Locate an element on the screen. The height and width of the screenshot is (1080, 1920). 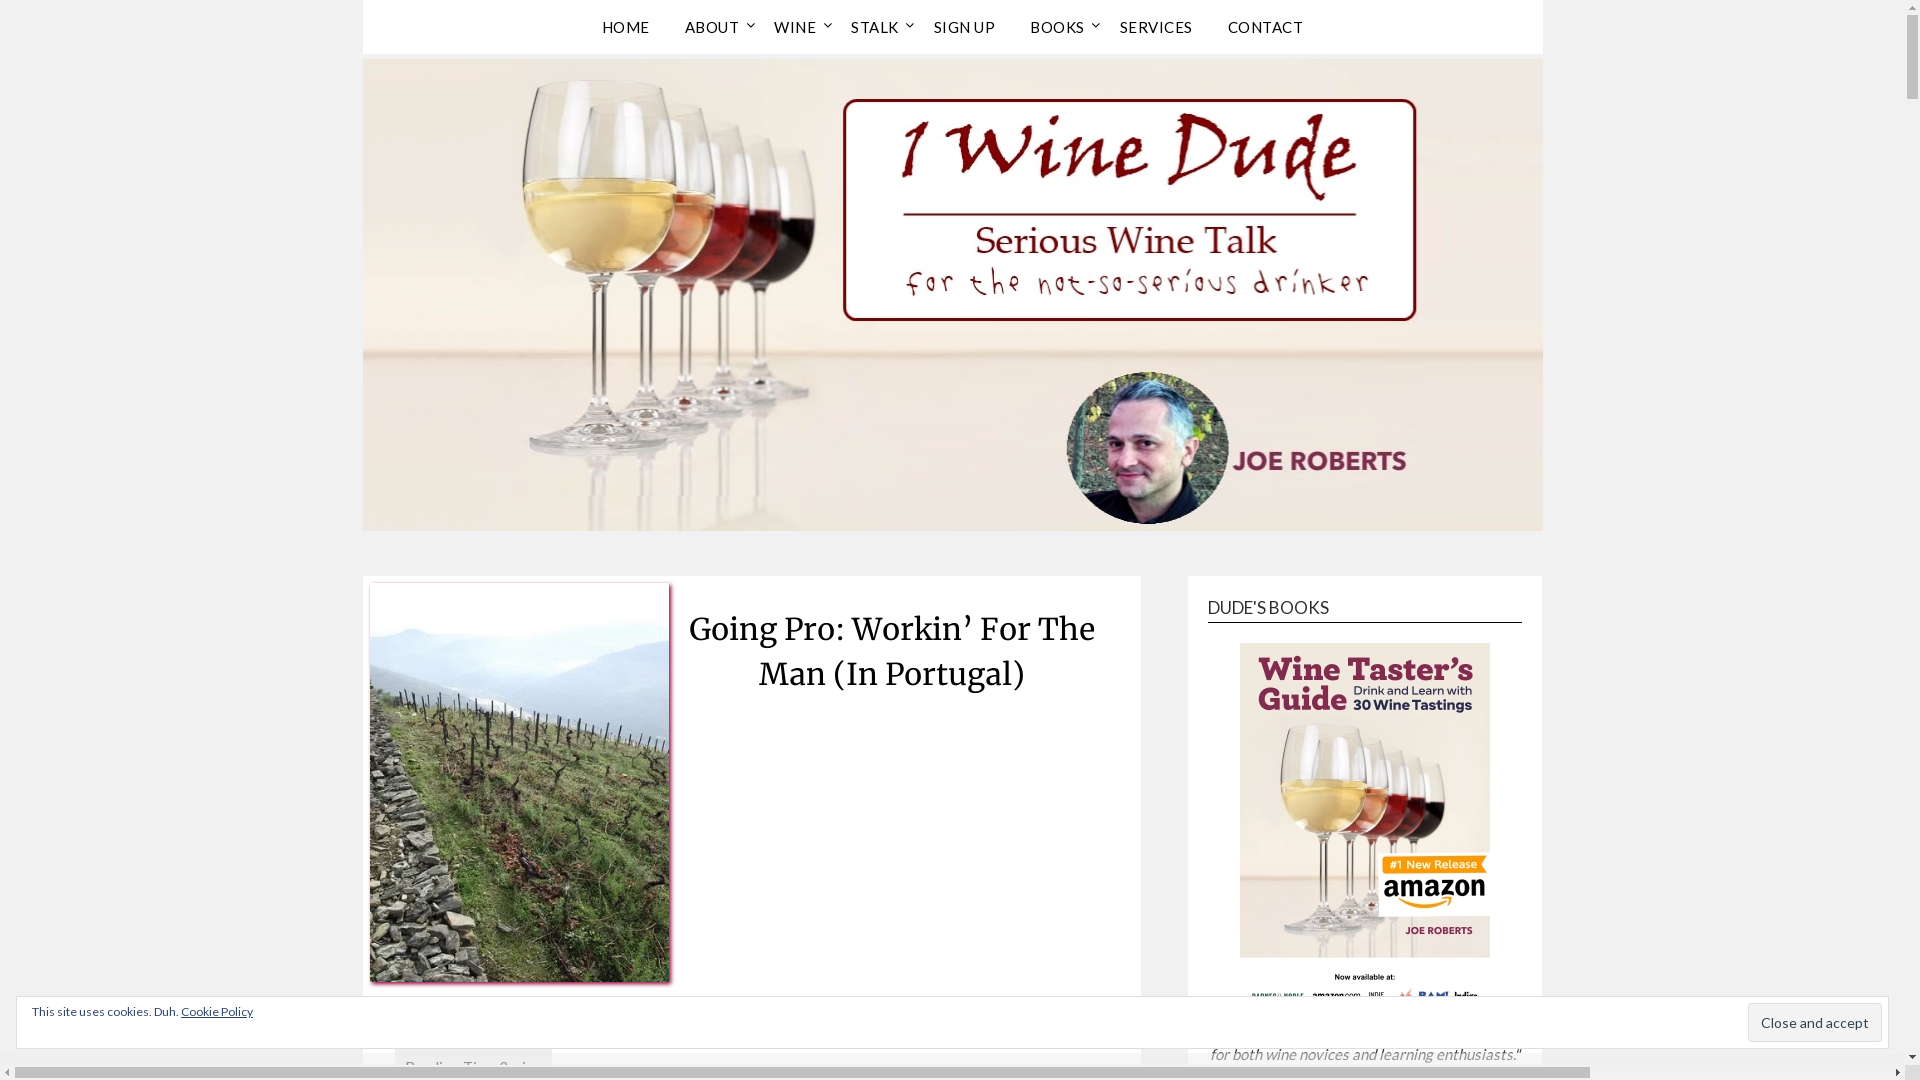
'February 9, 2011' is located at coordinates (727, 1012).